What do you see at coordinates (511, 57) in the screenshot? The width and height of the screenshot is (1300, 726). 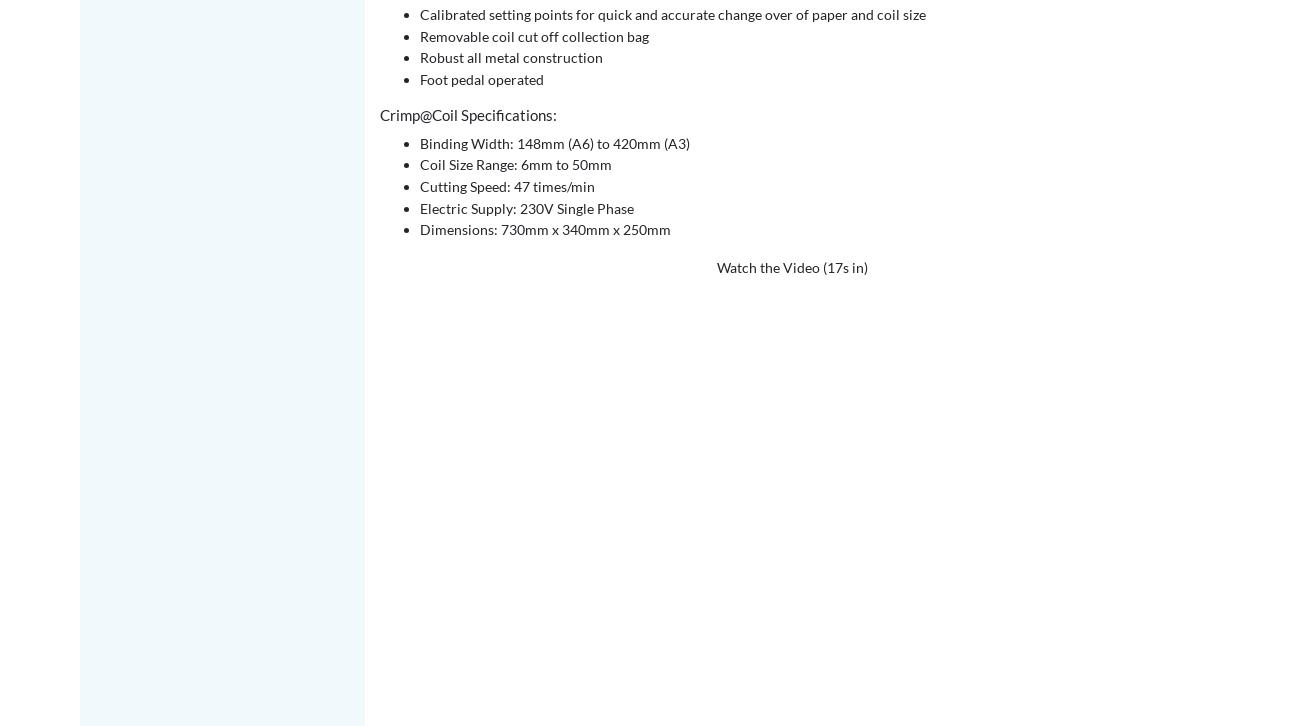 I see `'Robust all metal construction'` at bounding box center [511, 57].